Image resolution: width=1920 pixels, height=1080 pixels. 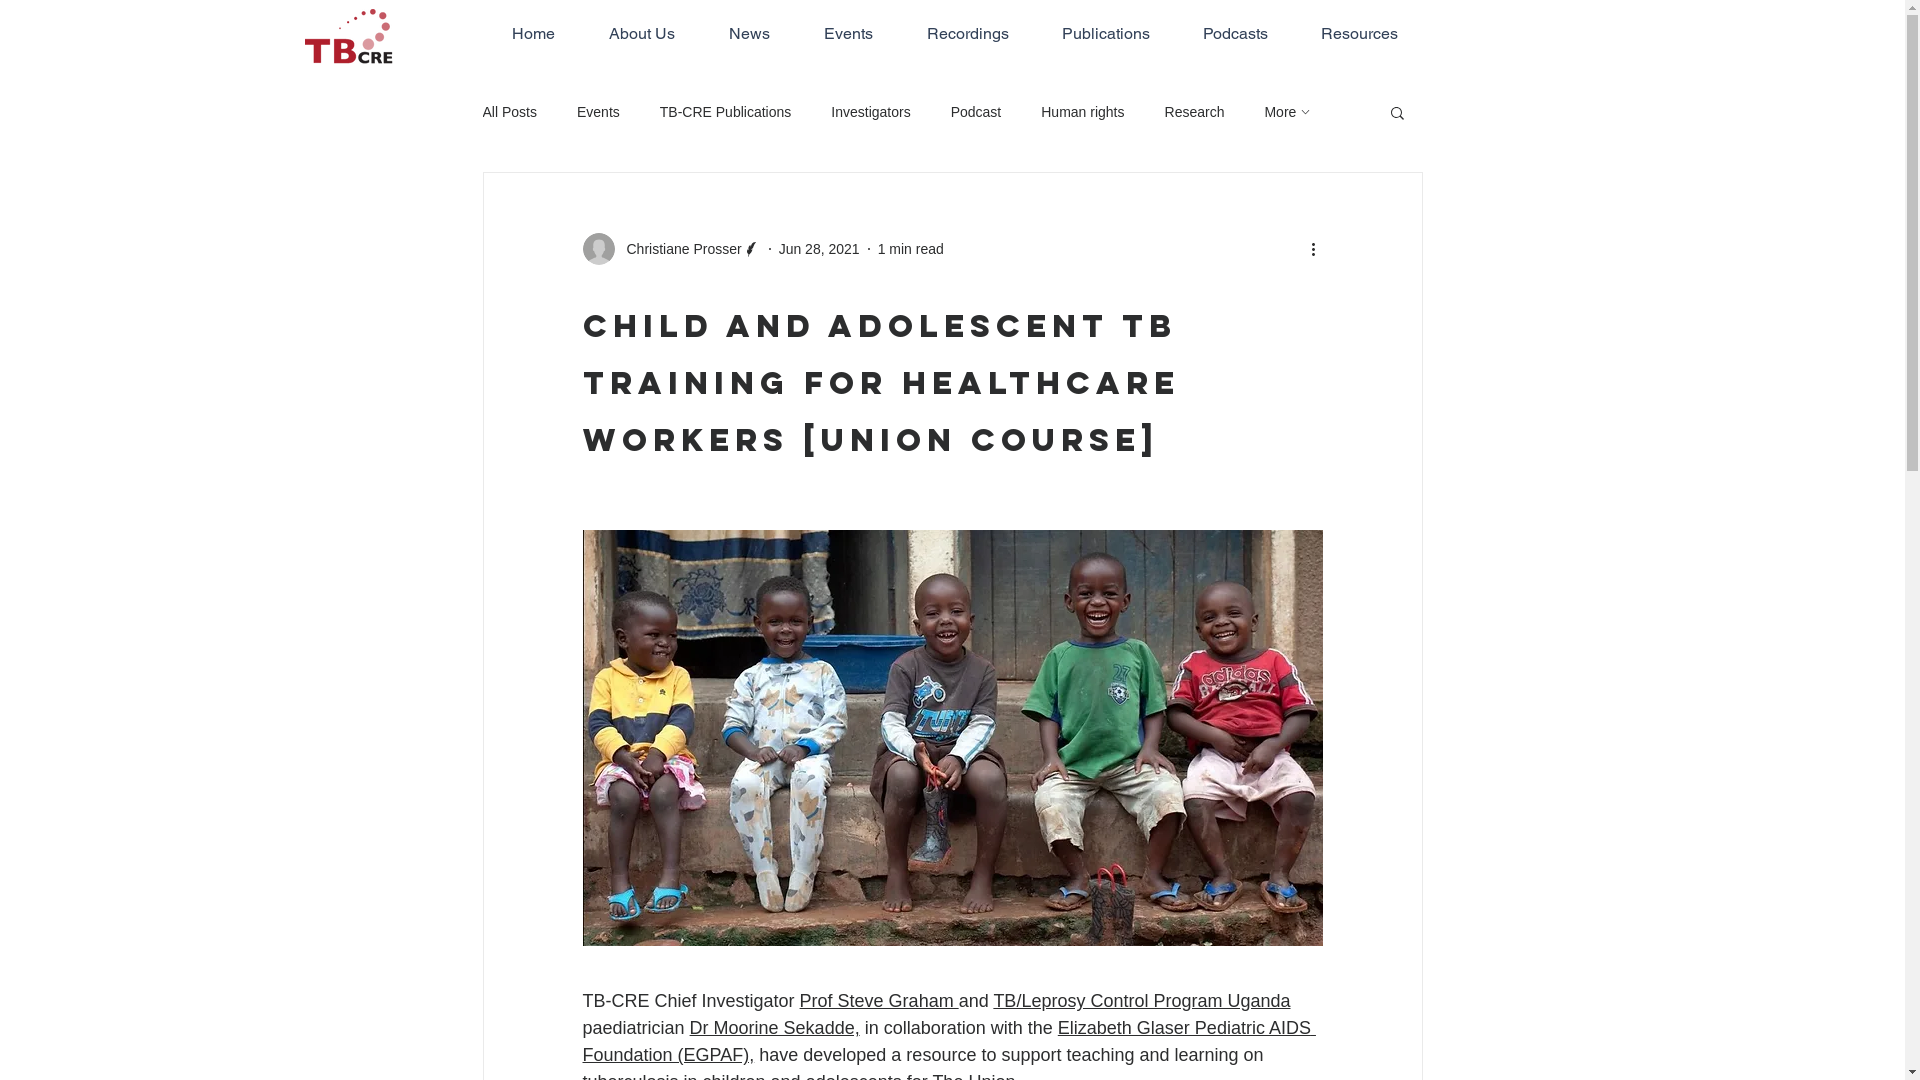 What do you see at coordinates (1081, 111) in the screenshot?
I see `'Human rights'` at bounding box center [1081, 111].